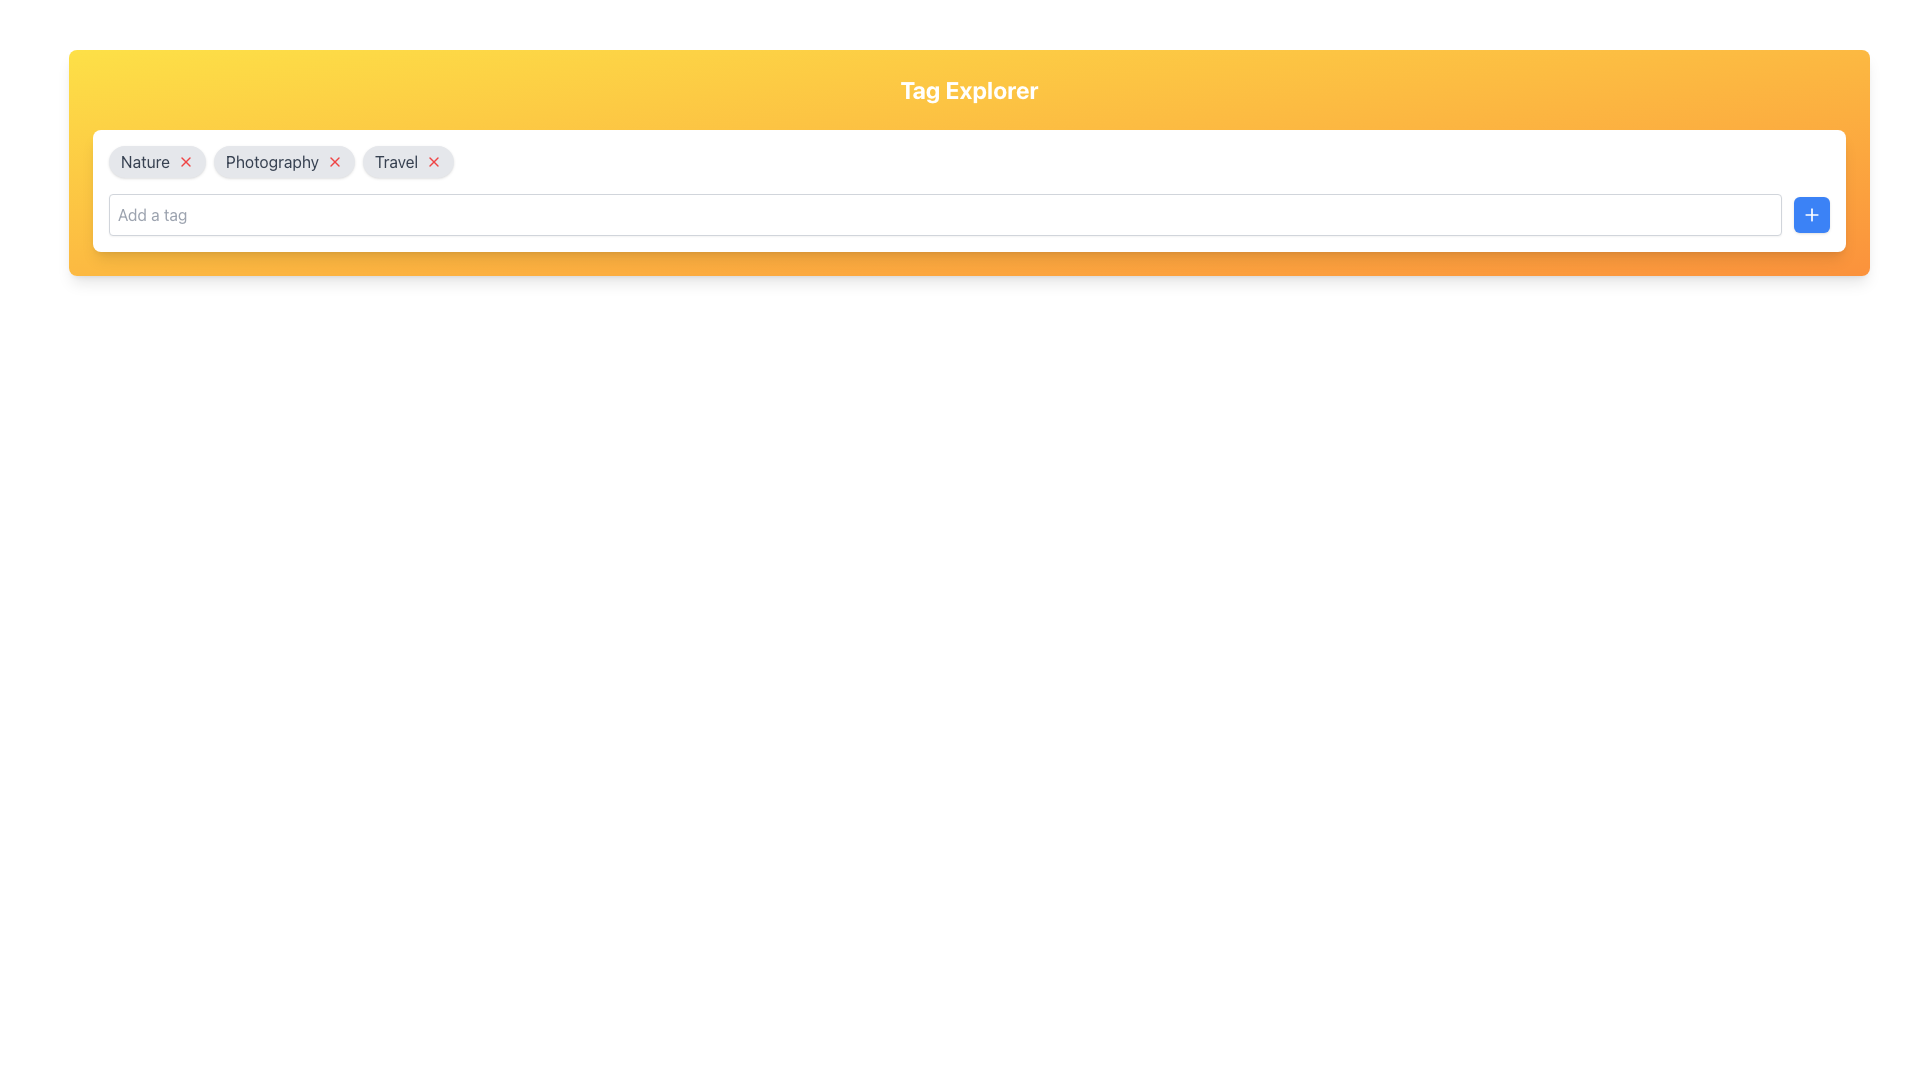 This screenshot has height=1080, width=1920. I want to click on the 'Travel' tag with a close button, so click(407, 161).